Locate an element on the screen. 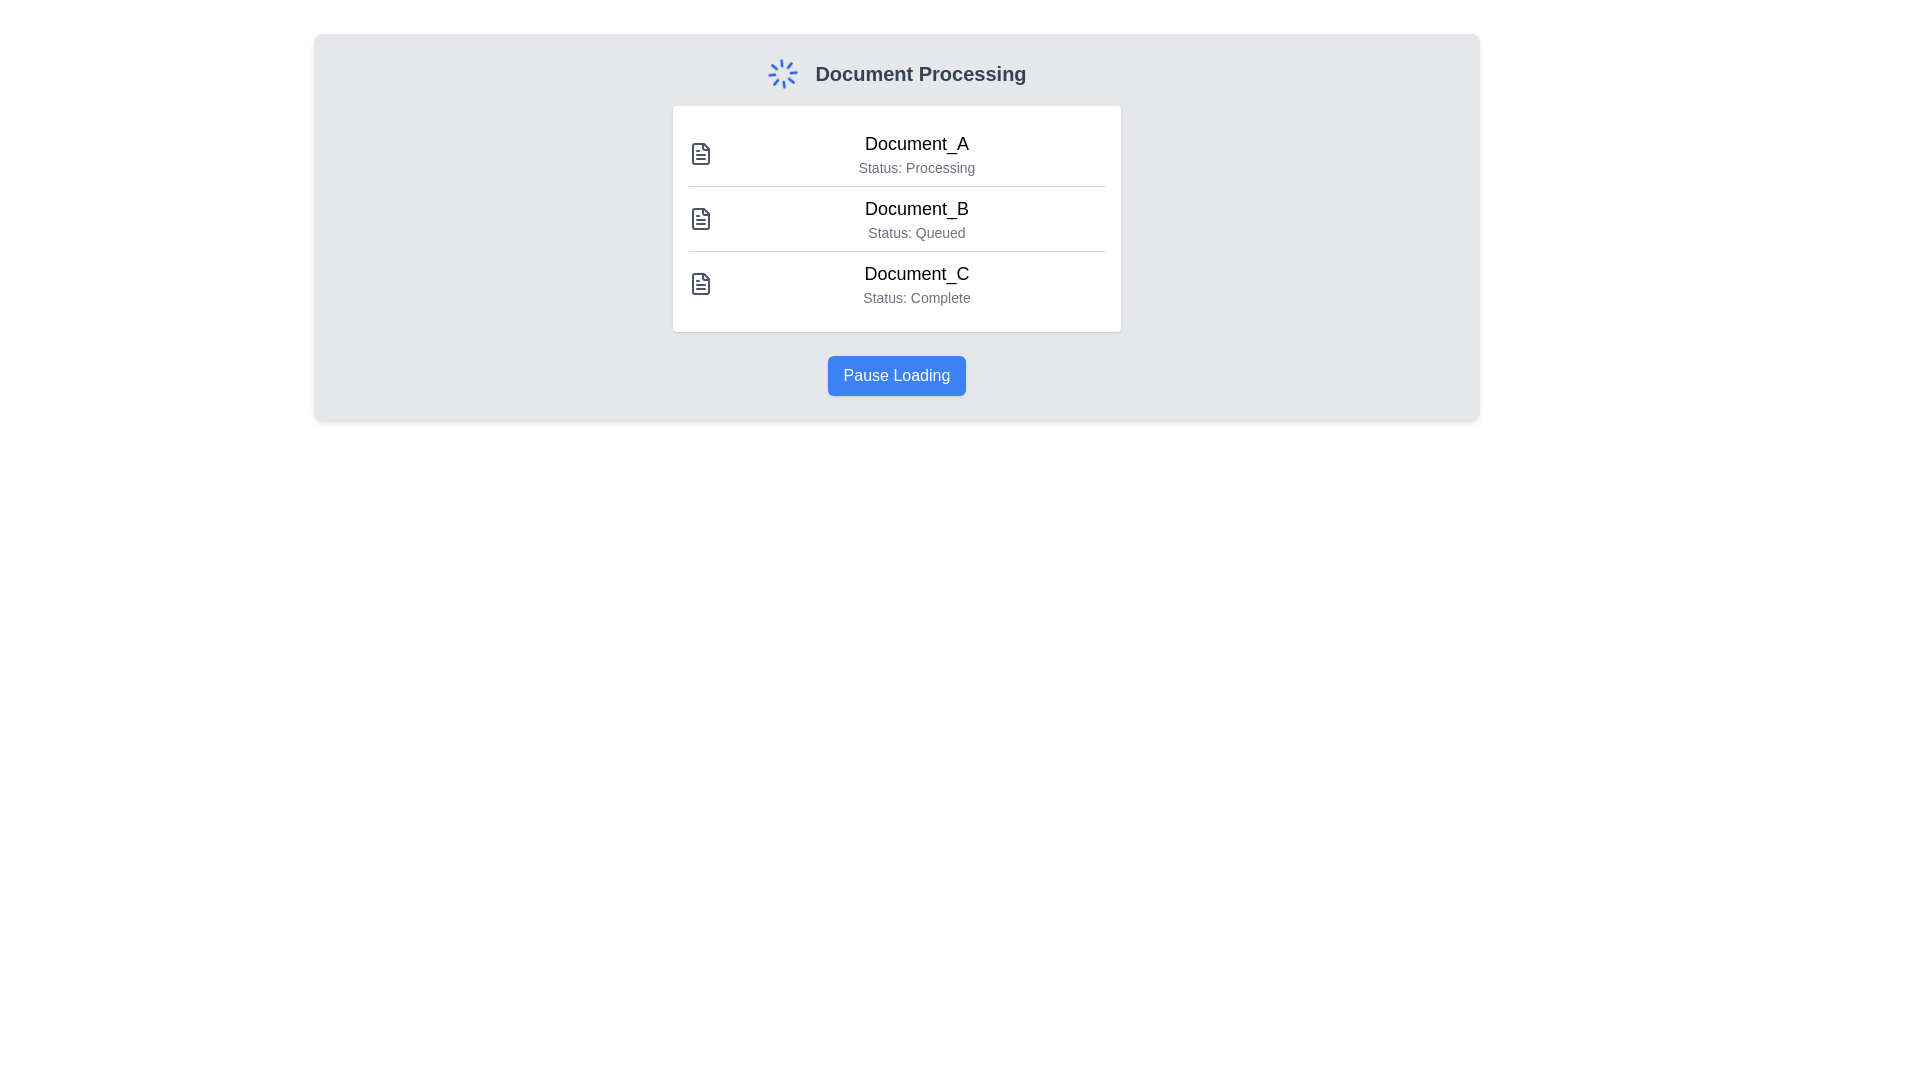 The width and height of the screenshot is (1920, 1080). the first list item in the card layout that displays the document's name and processing status is located at coordinates (896, 153).